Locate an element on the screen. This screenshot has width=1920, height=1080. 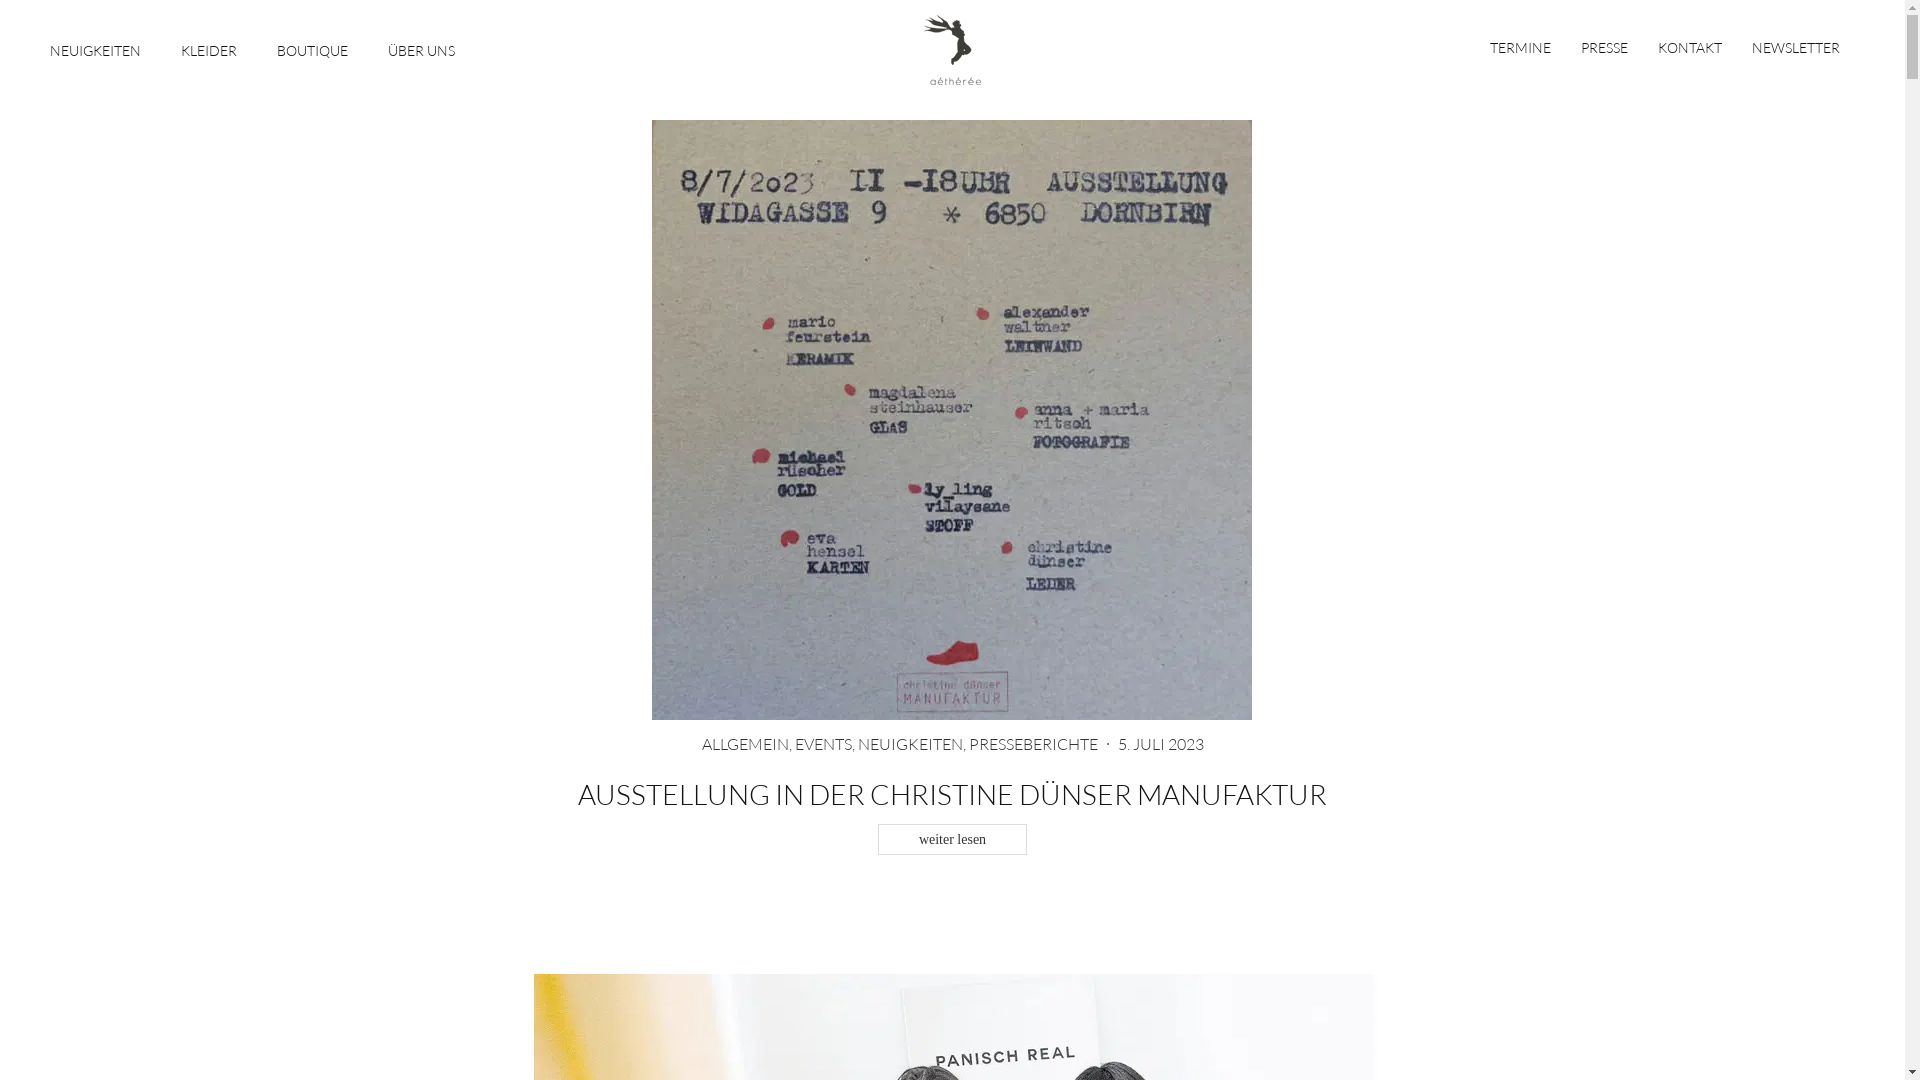
'PRESSEBERICHTE' is located at coordinates (1032, 744).